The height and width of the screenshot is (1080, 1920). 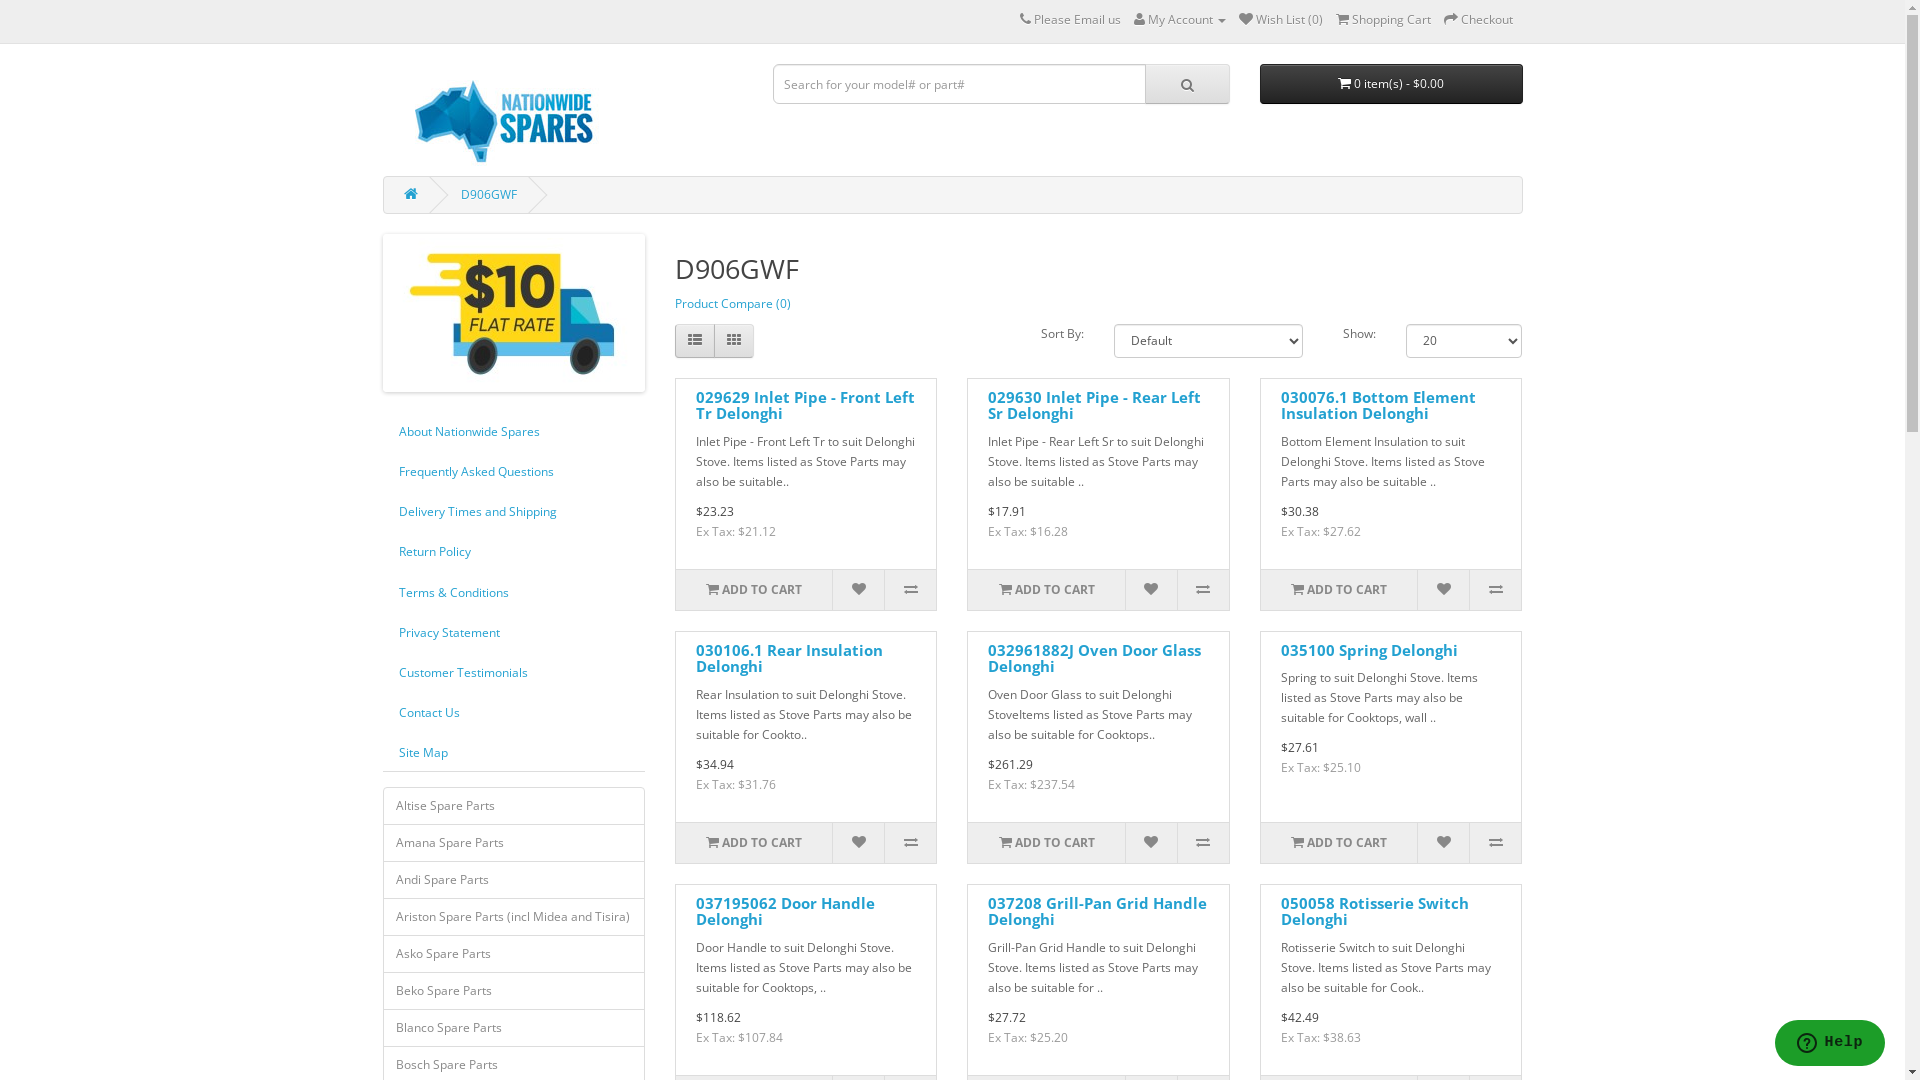 I want to click on 'Shopping Cart', so click(x=1382, y=19).